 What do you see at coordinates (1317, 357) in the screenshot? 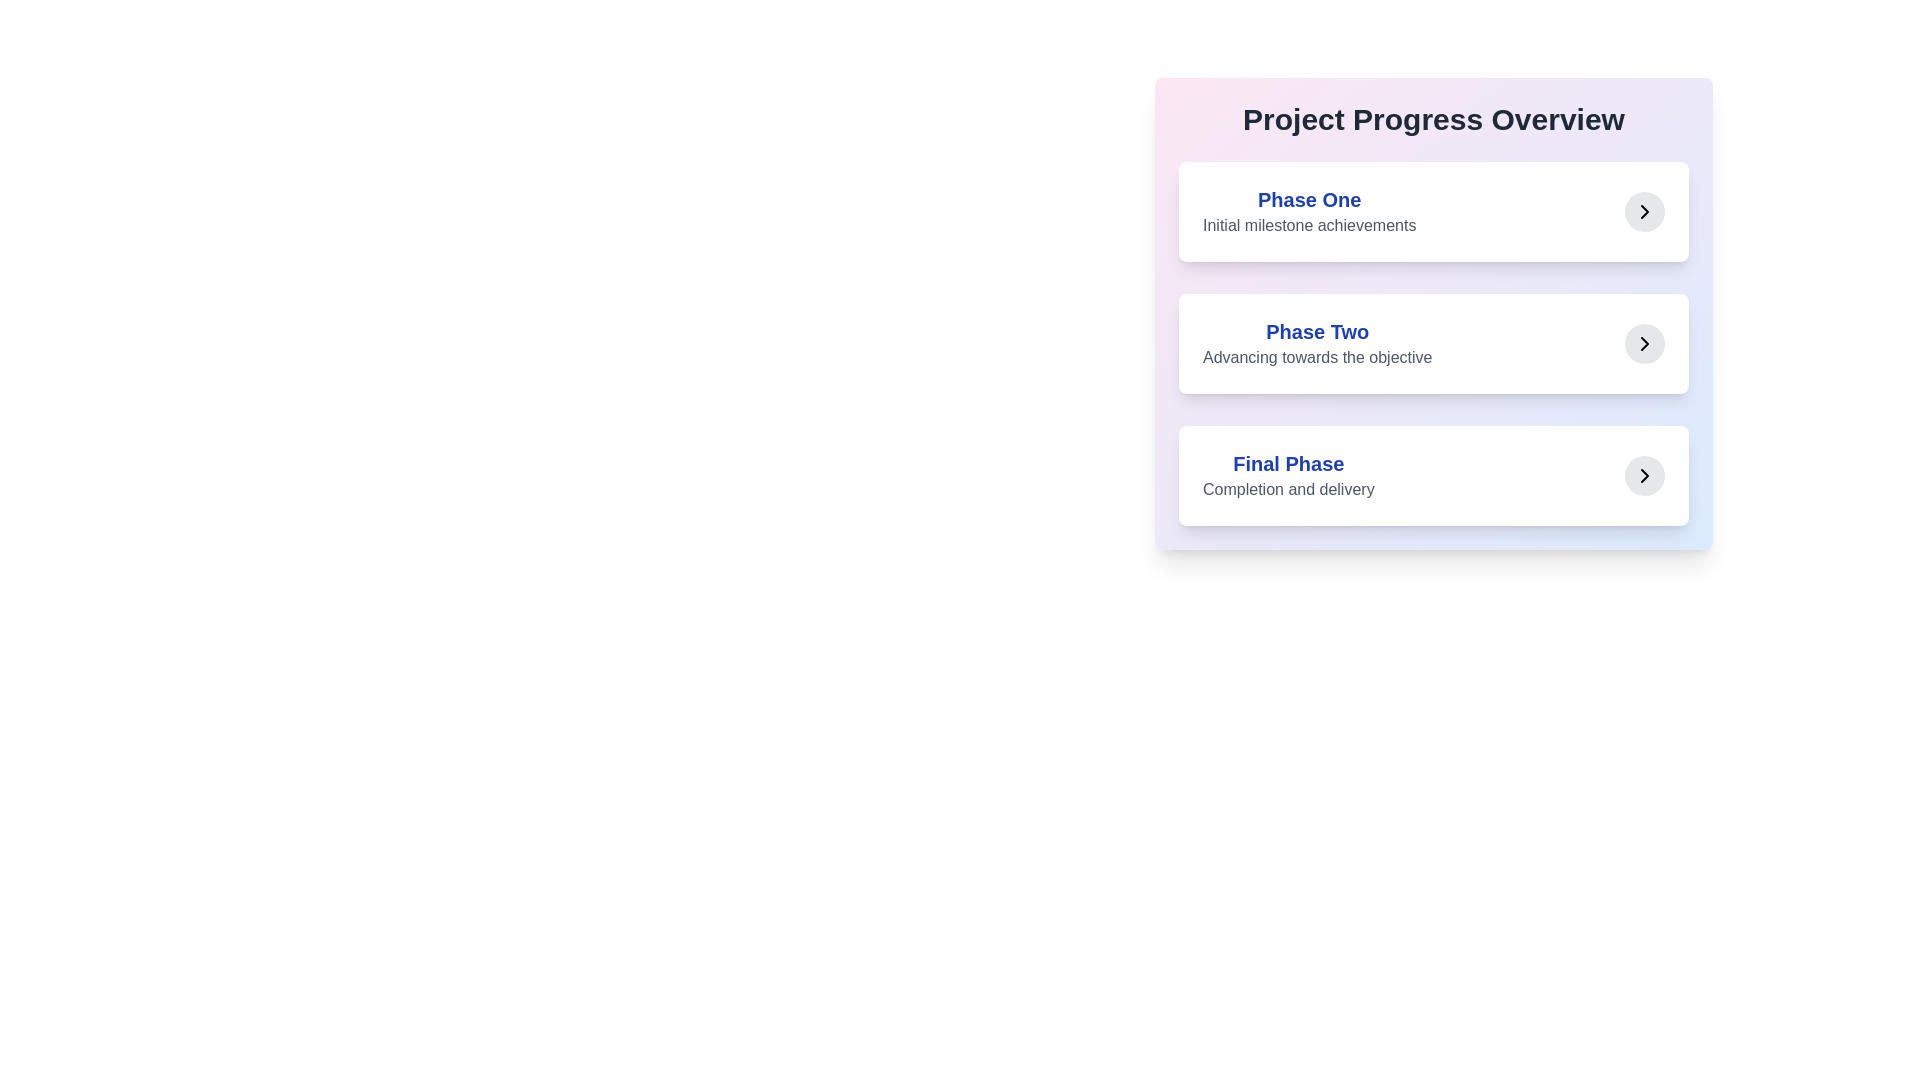
I see `text description displayed in the Text Label element that reads 'Advancing towards the objective', which is located in the 'Phase Two' section of the 'Project Progress Overview'` at bounding box center [1317, 357].